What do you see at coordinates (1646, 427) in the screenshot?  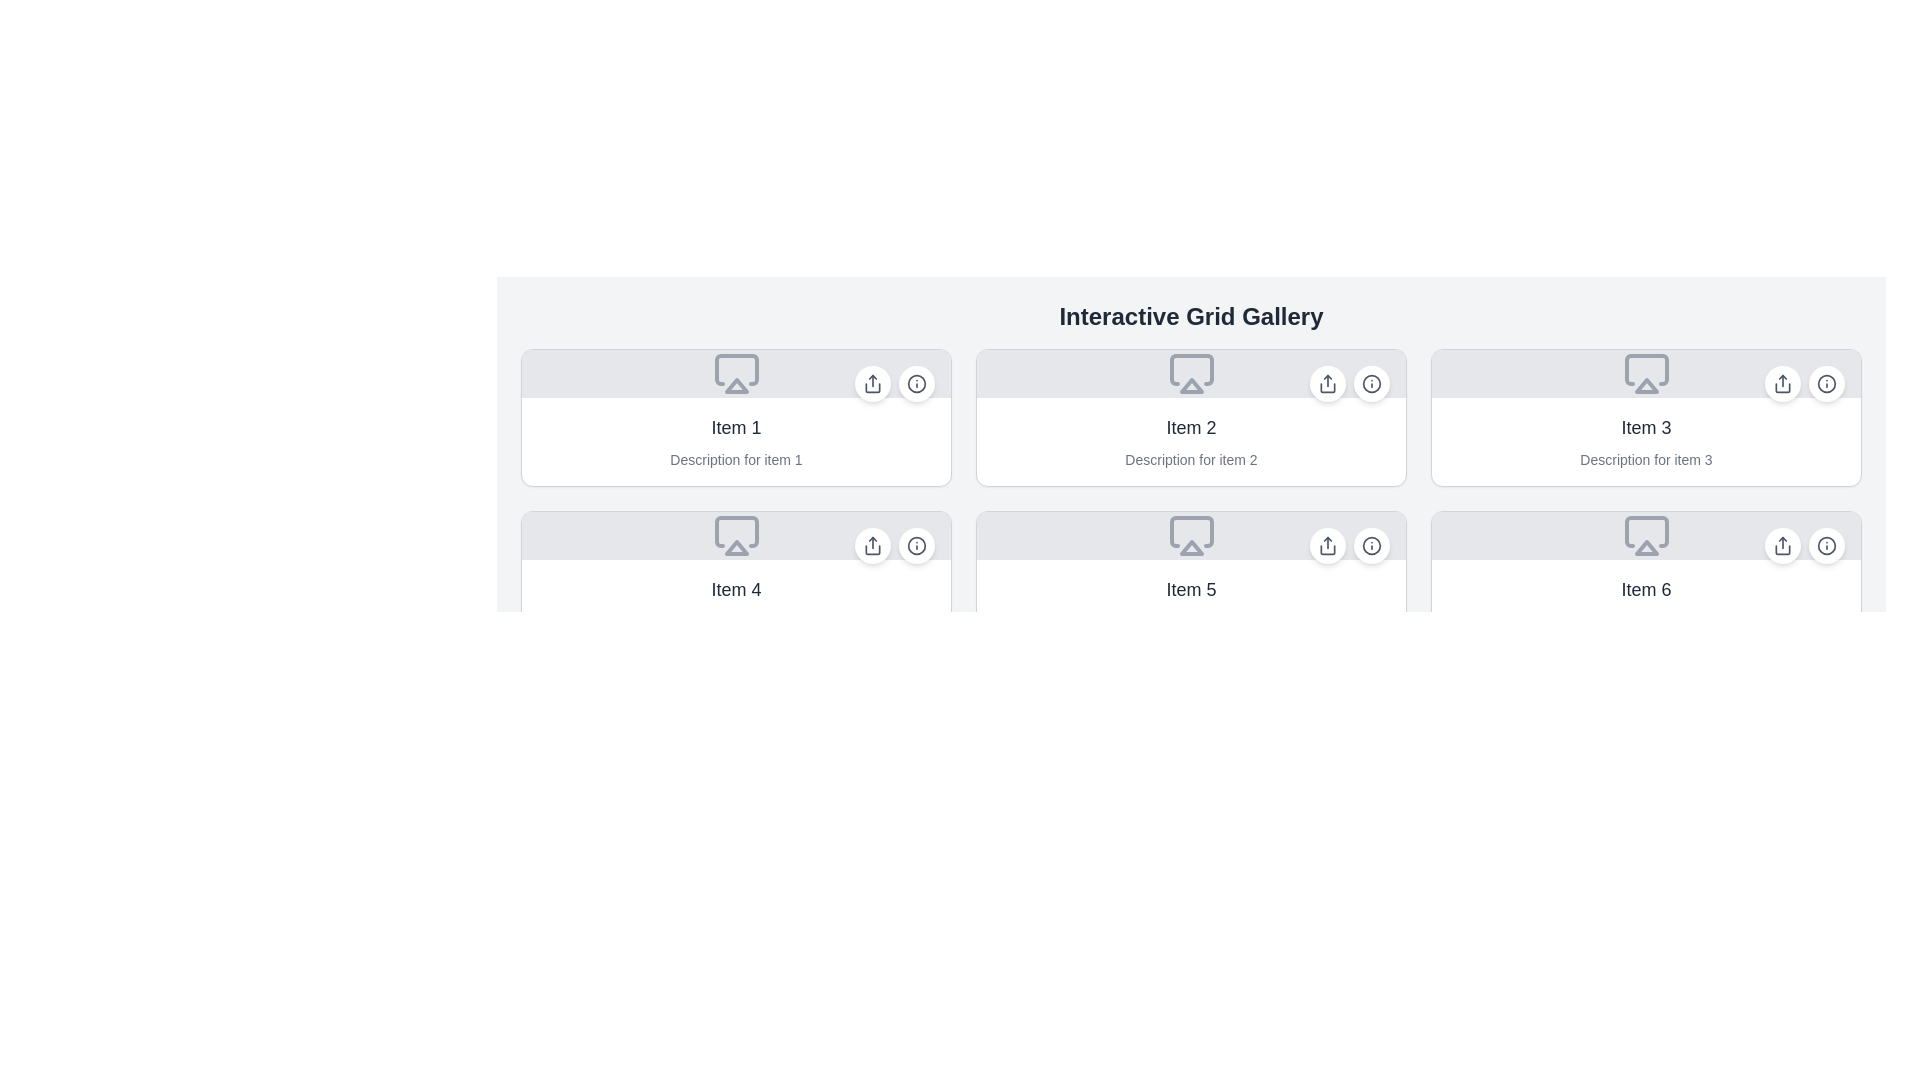 I see `the Text Label located in the rightmost column of the first row in the gallery grid, which serves as a title or identifier for the corresponding item` at bounding box center [1646, 427].